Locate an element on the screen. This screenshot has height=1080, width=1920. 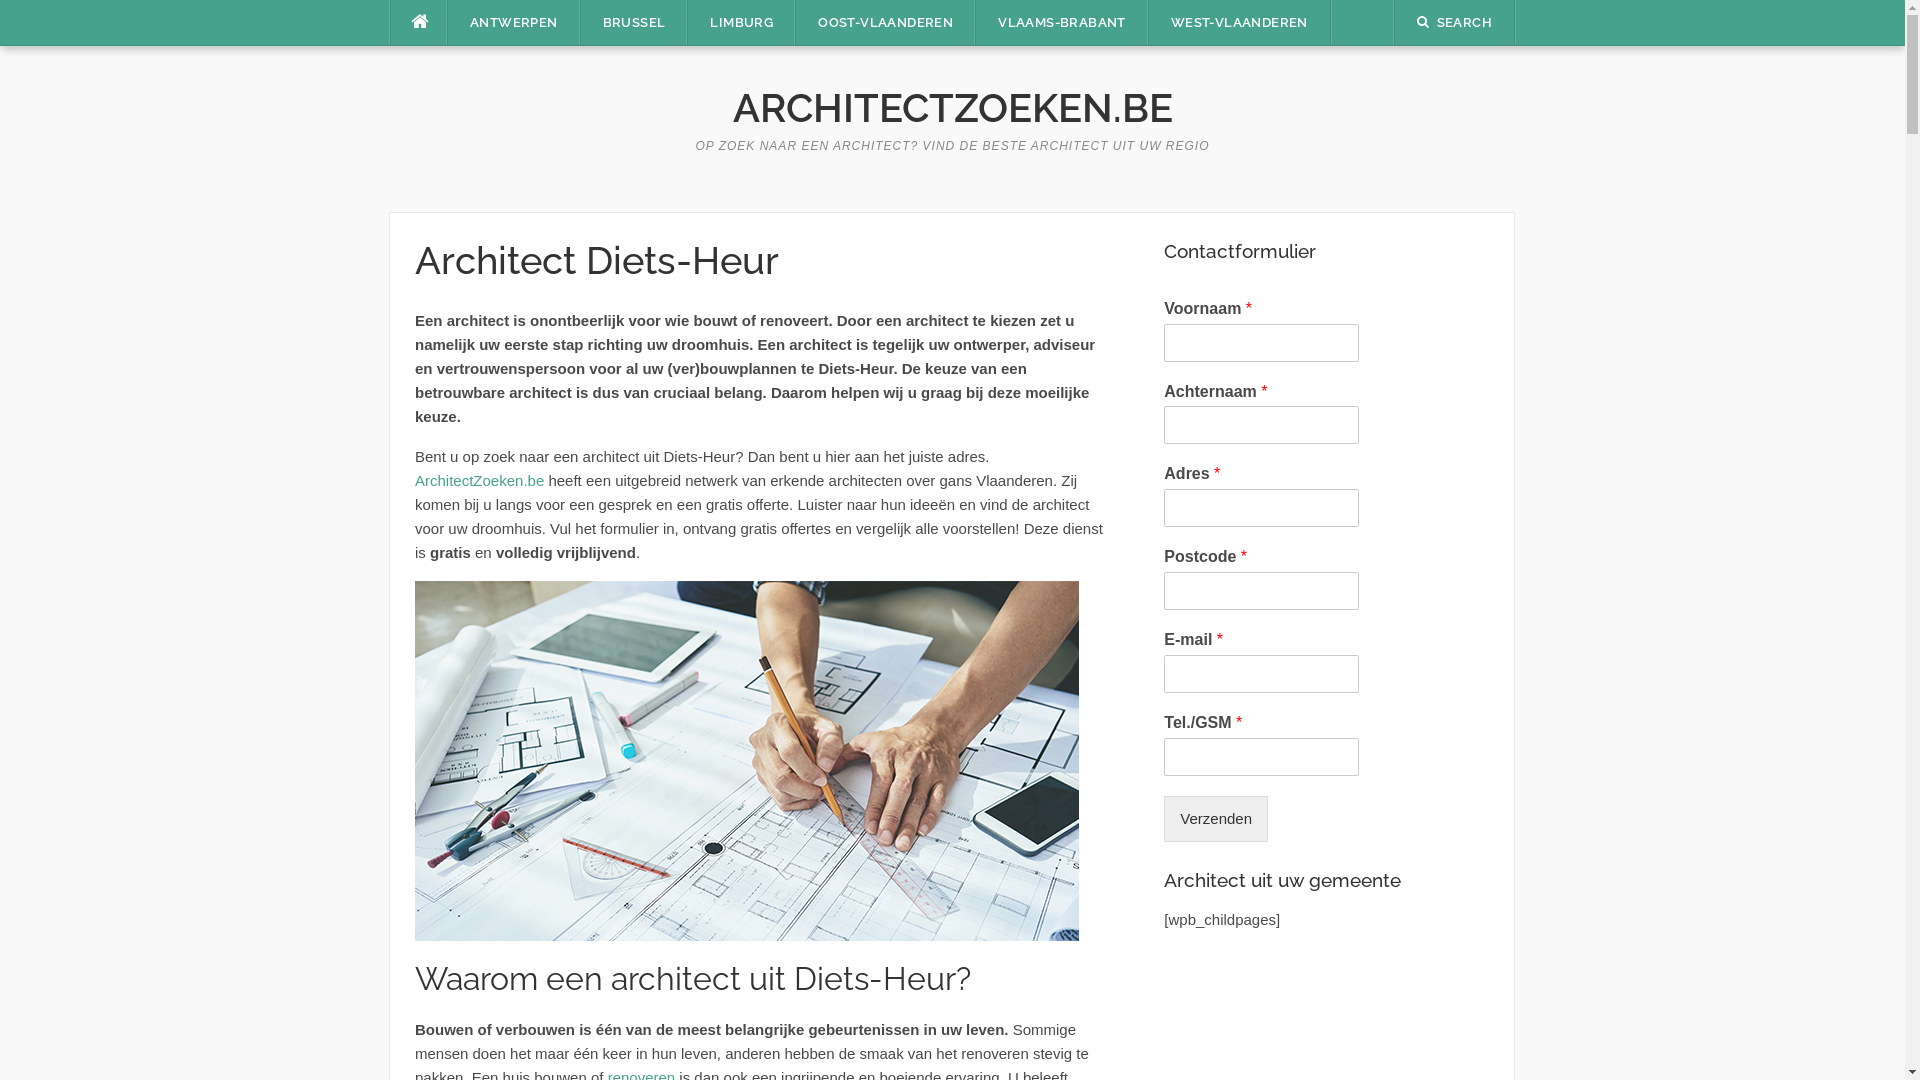
'LIMBURG' is located at coordinates (740, 23).